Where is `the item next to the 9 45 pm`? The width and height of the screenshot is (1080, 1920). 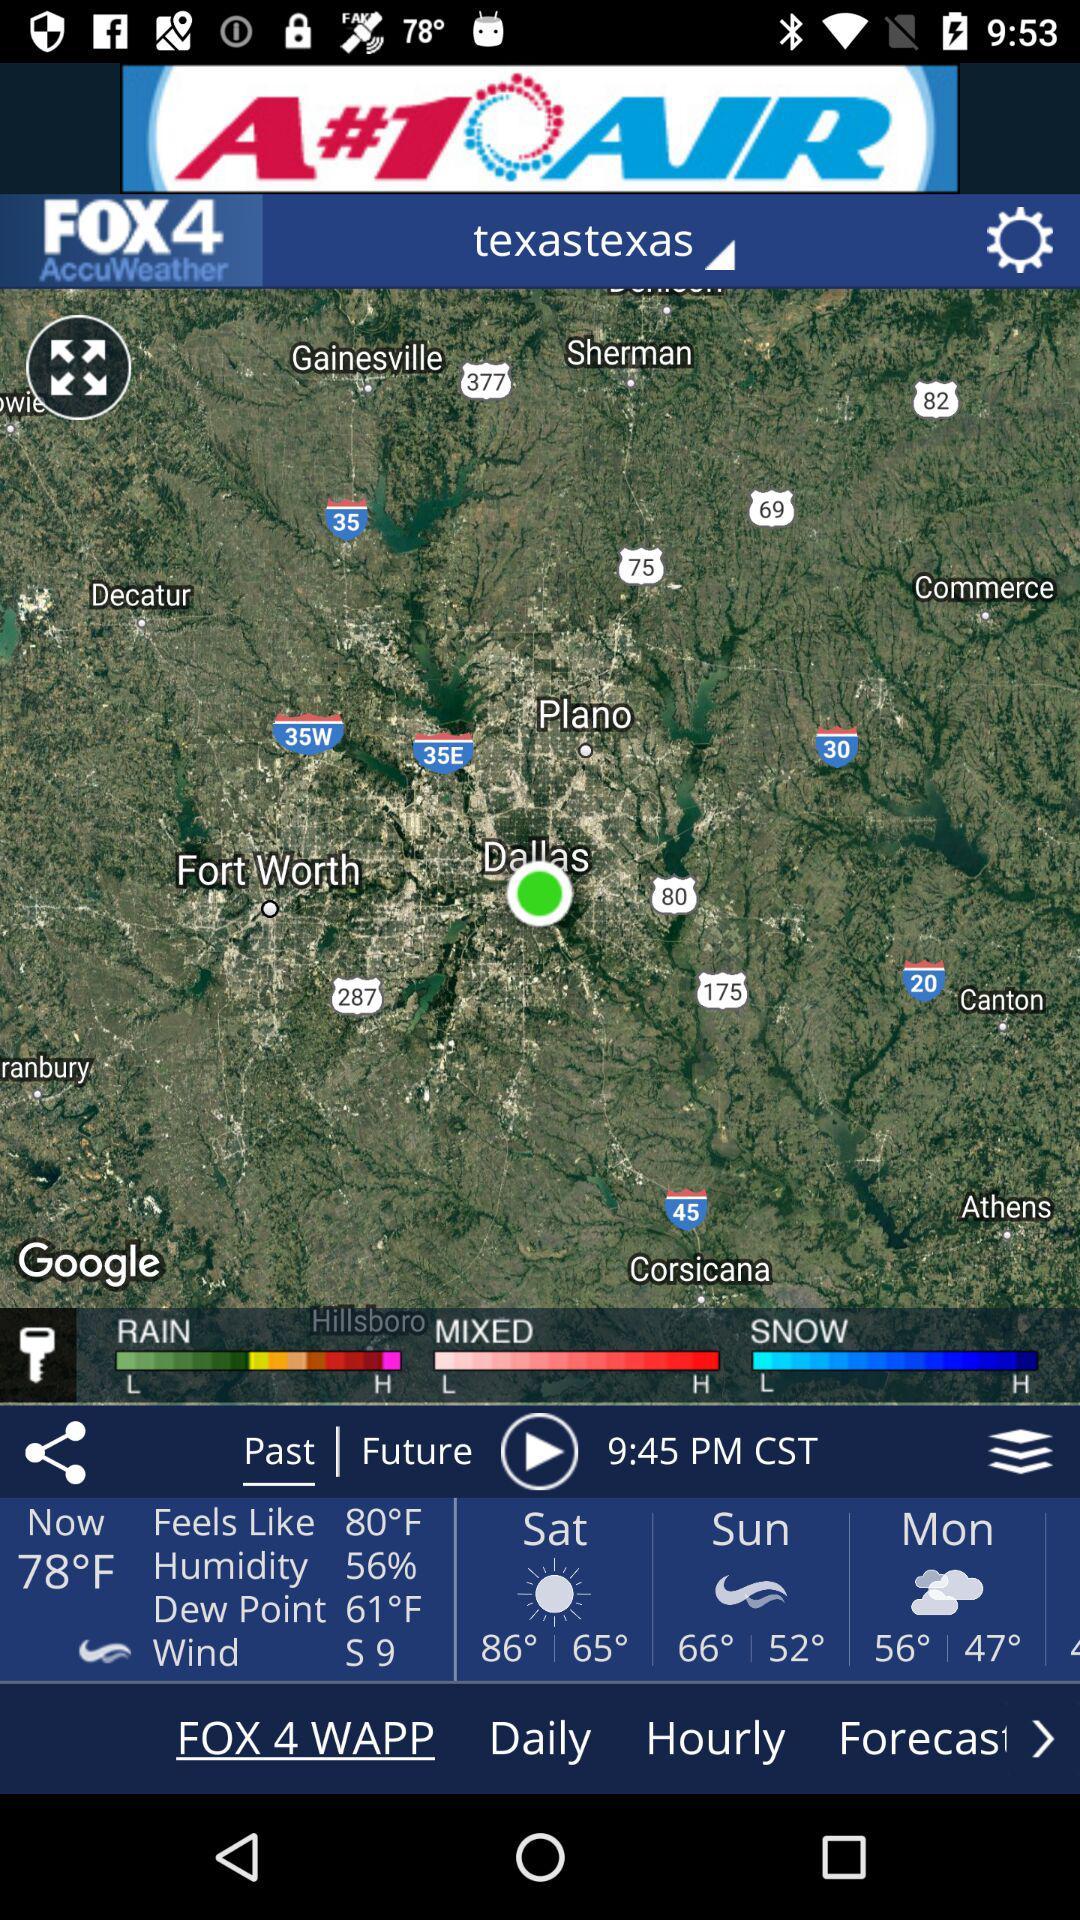
the item next to the 9 45 pm is located at coordinates (538, 1451).